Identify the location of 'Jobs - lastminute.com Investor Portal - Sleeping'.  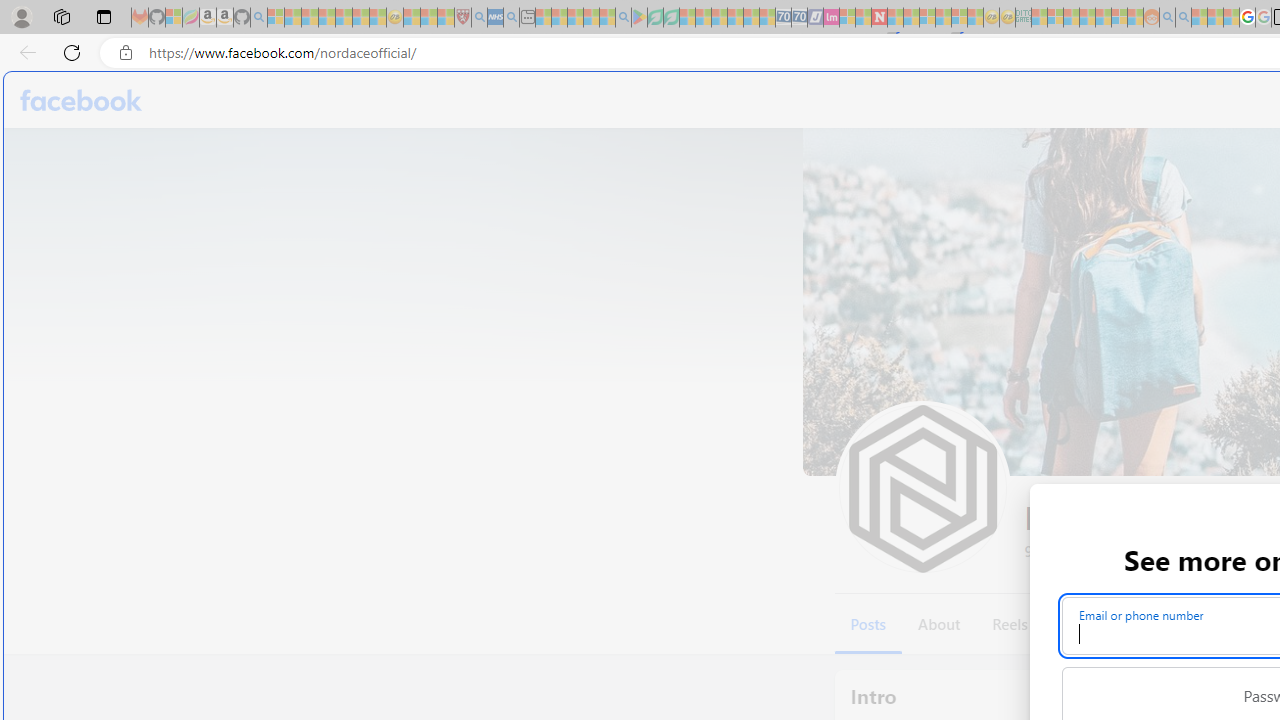
(831, 17).